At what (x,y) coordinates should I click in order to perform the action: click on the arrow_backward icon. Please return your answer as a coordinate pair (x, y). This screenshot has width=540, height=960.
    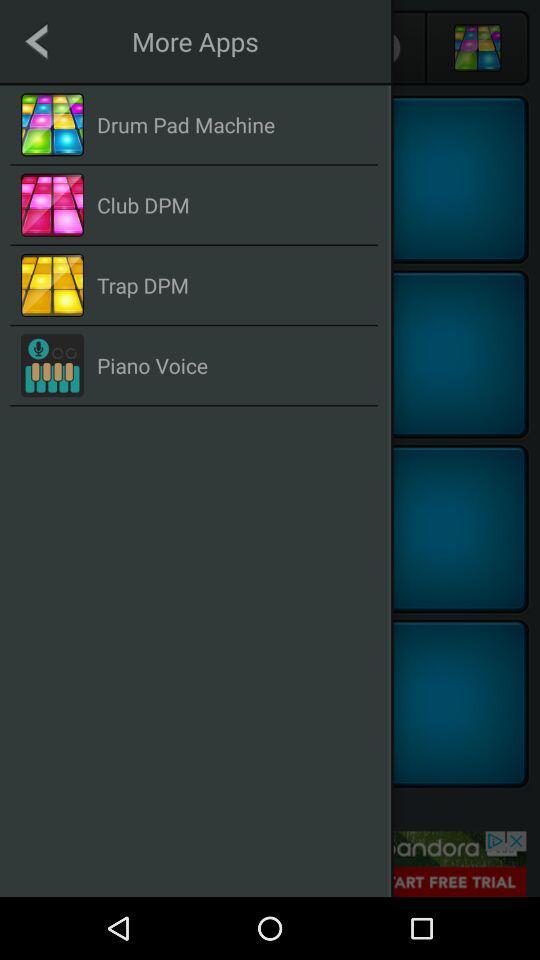
    Looking at the image, I should click on (62, 47).